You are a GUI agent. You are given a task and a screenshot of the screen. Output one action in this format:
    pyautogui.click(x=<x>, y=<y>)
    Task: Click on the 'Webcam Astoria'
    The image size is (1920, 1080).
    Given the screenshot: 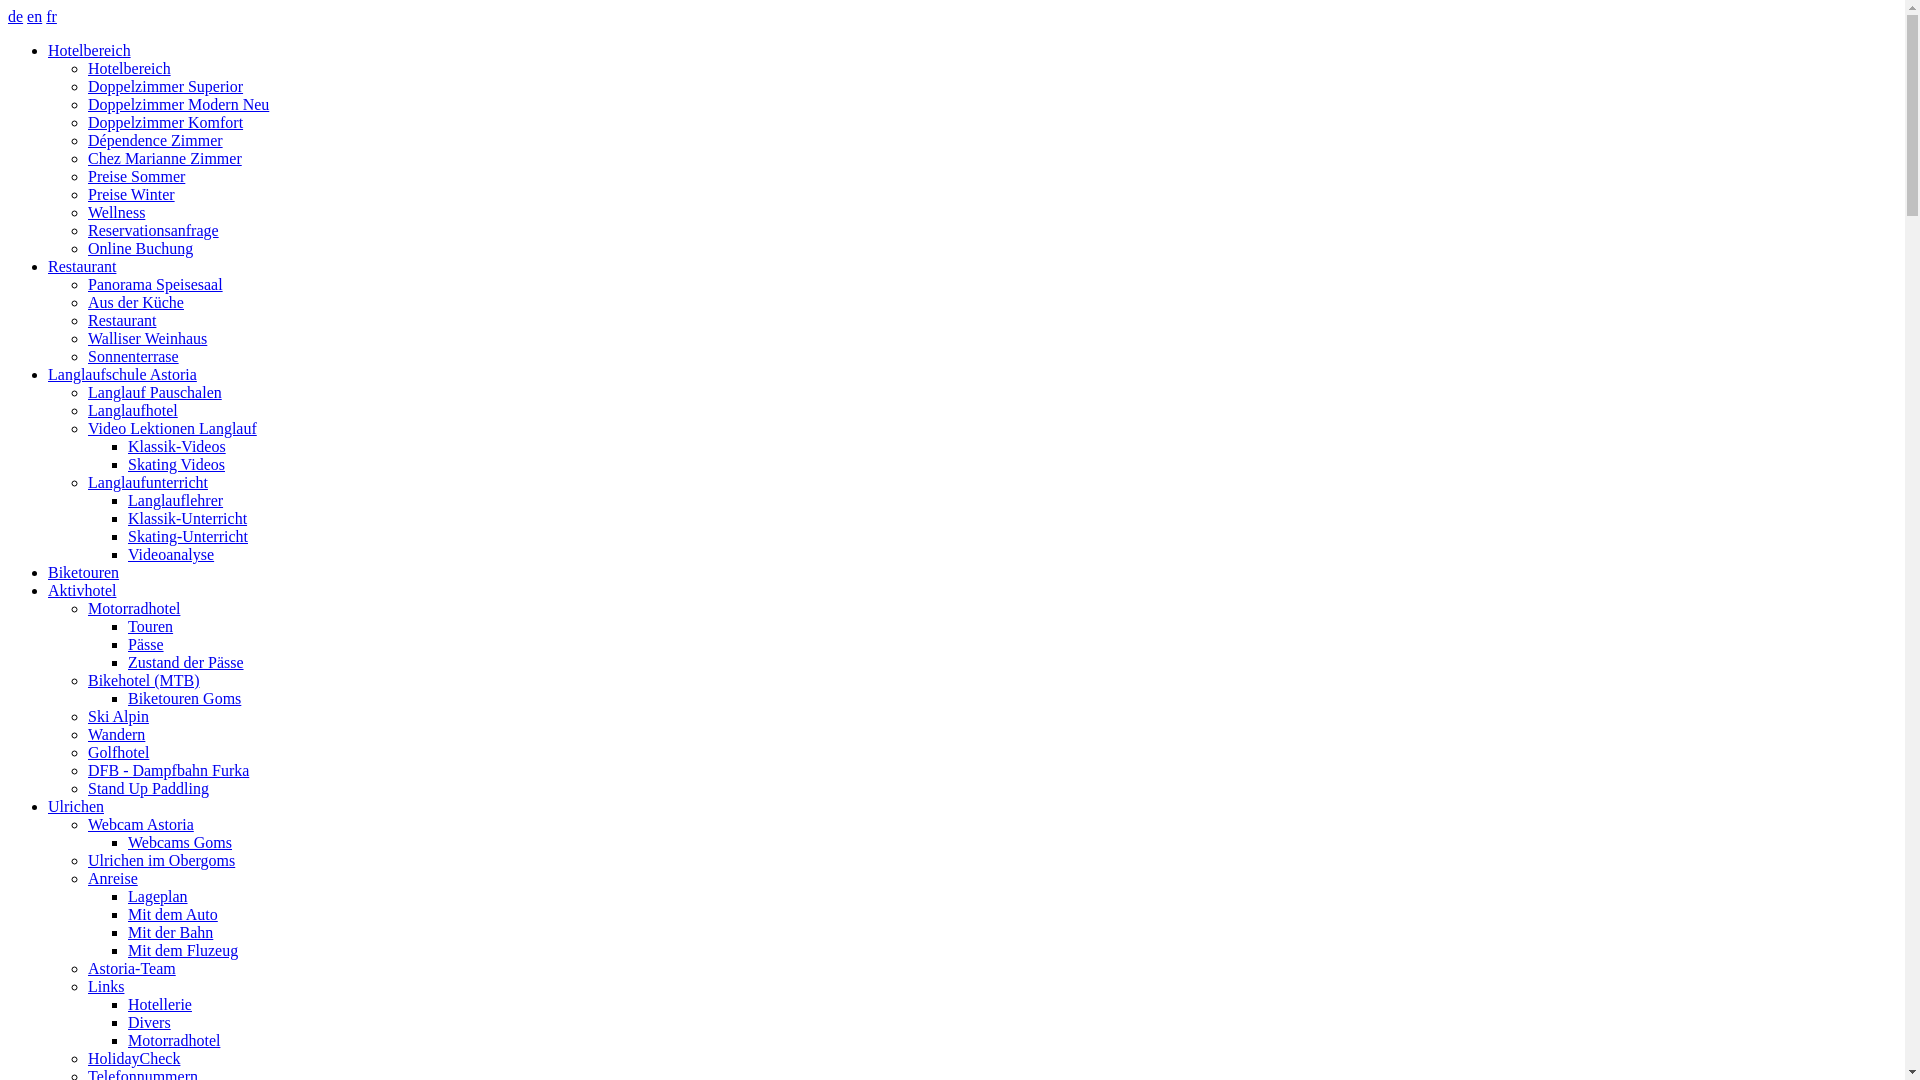 What is the action you would take?
    pyautogui.click(x=139, y=824)
    